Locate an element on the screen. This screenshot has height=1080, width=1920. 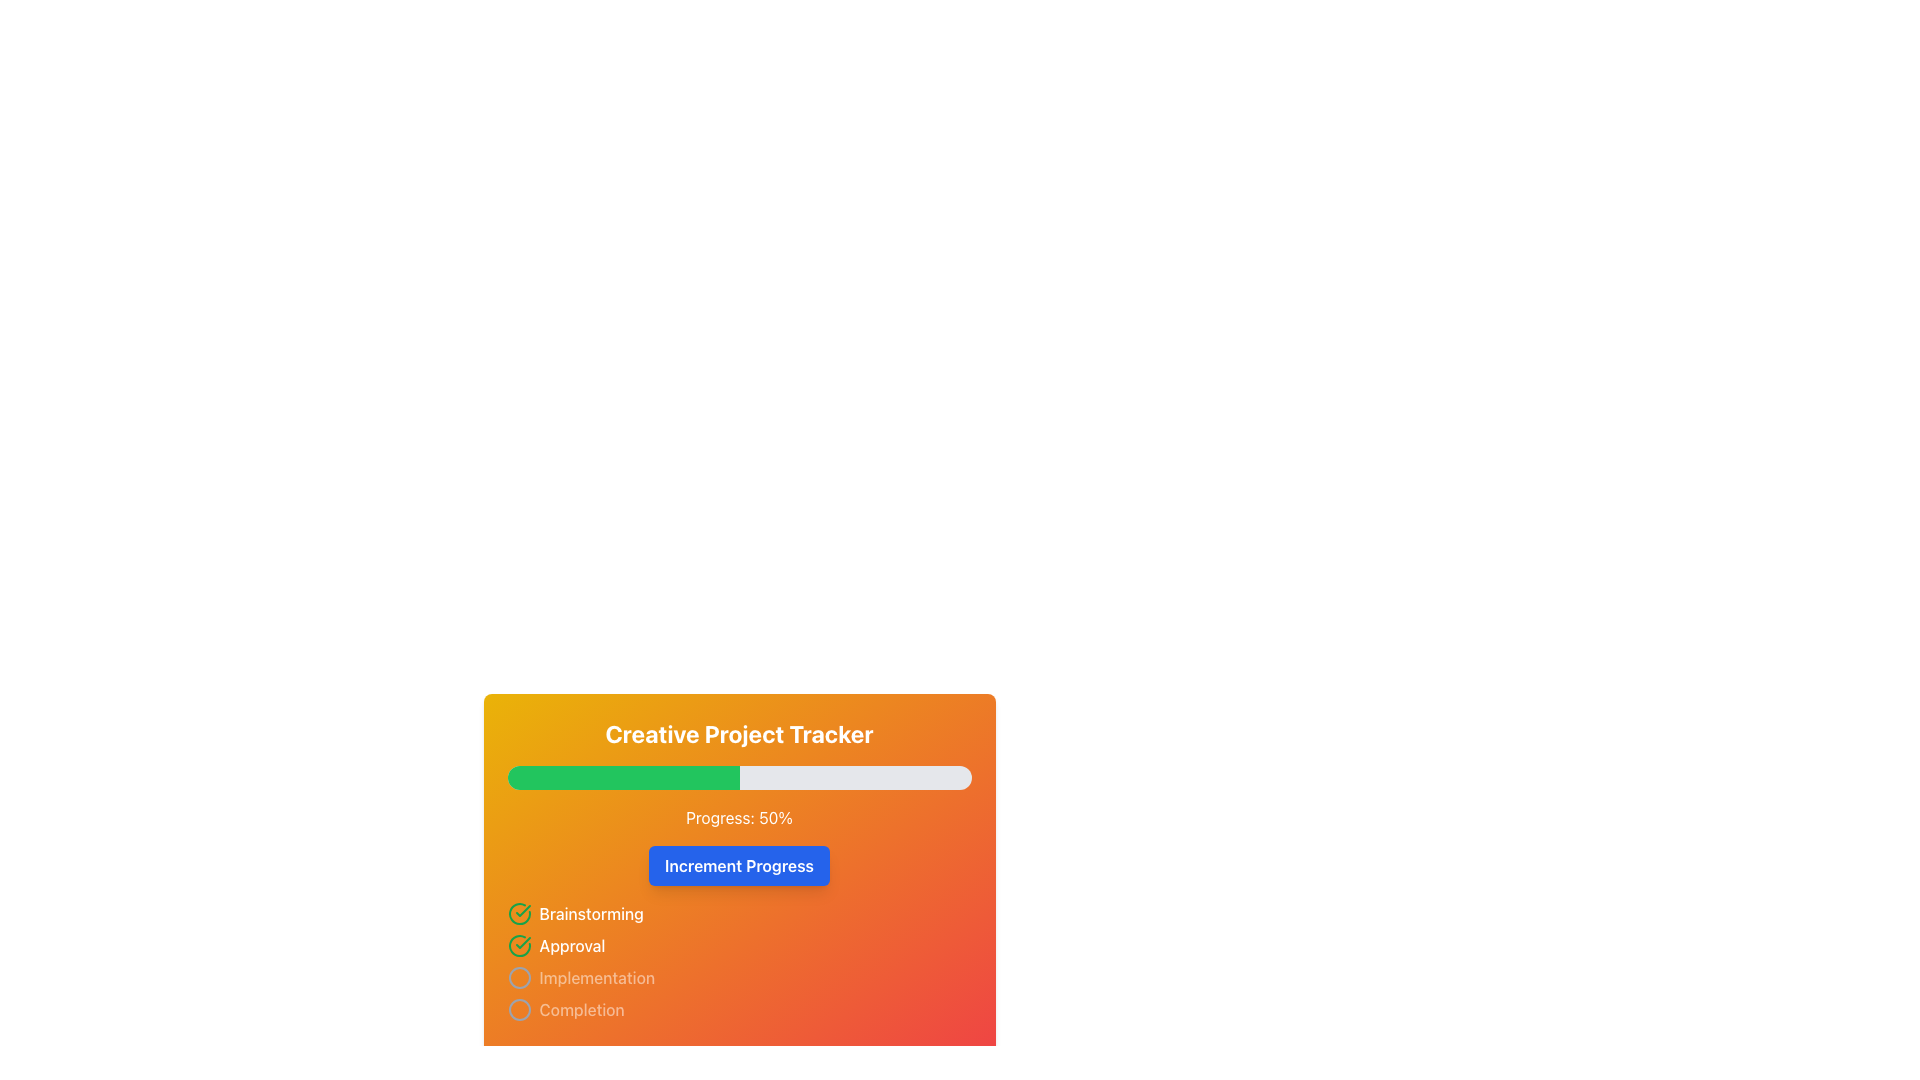
the green outlined circular icon with a checkmark next to the text 'Approval' is located at coordinates (519, 945).